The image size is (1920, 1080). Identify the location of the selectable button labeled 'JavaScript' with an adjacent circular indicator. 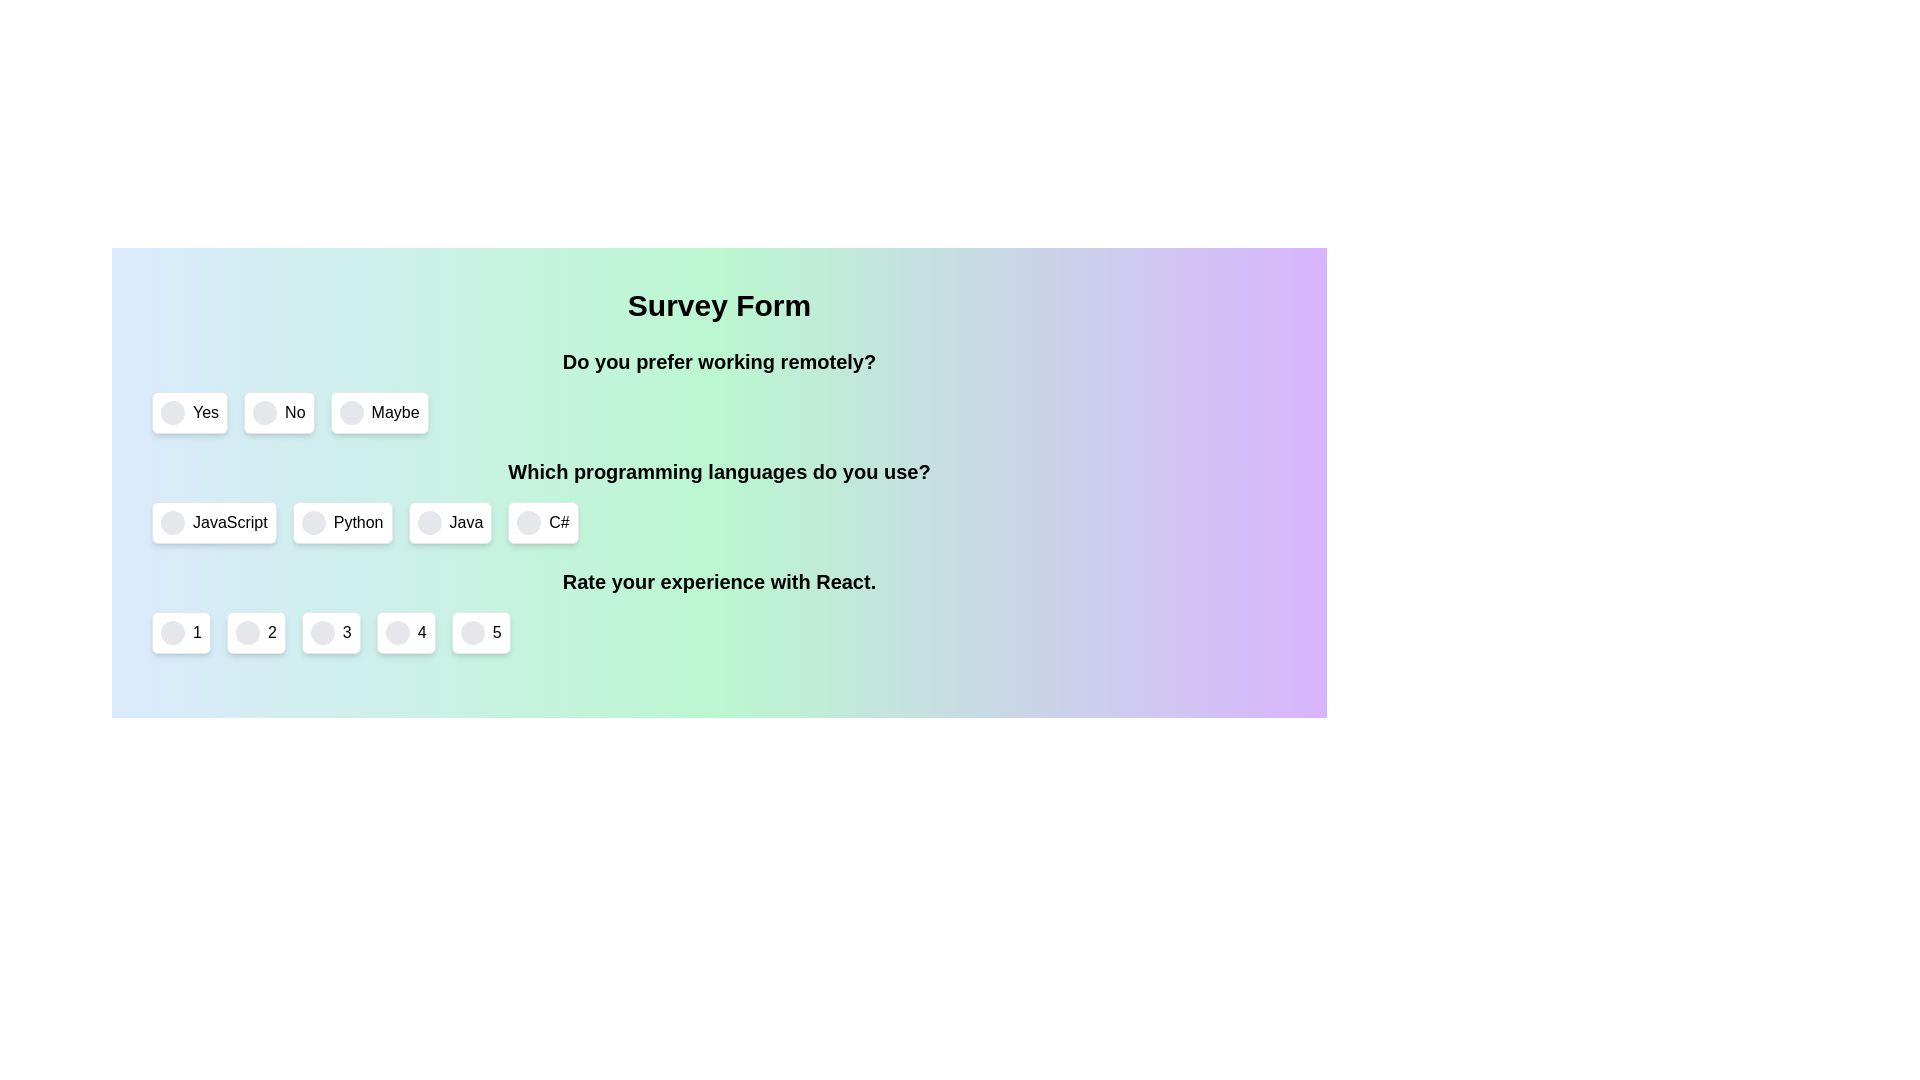
(214, 522).